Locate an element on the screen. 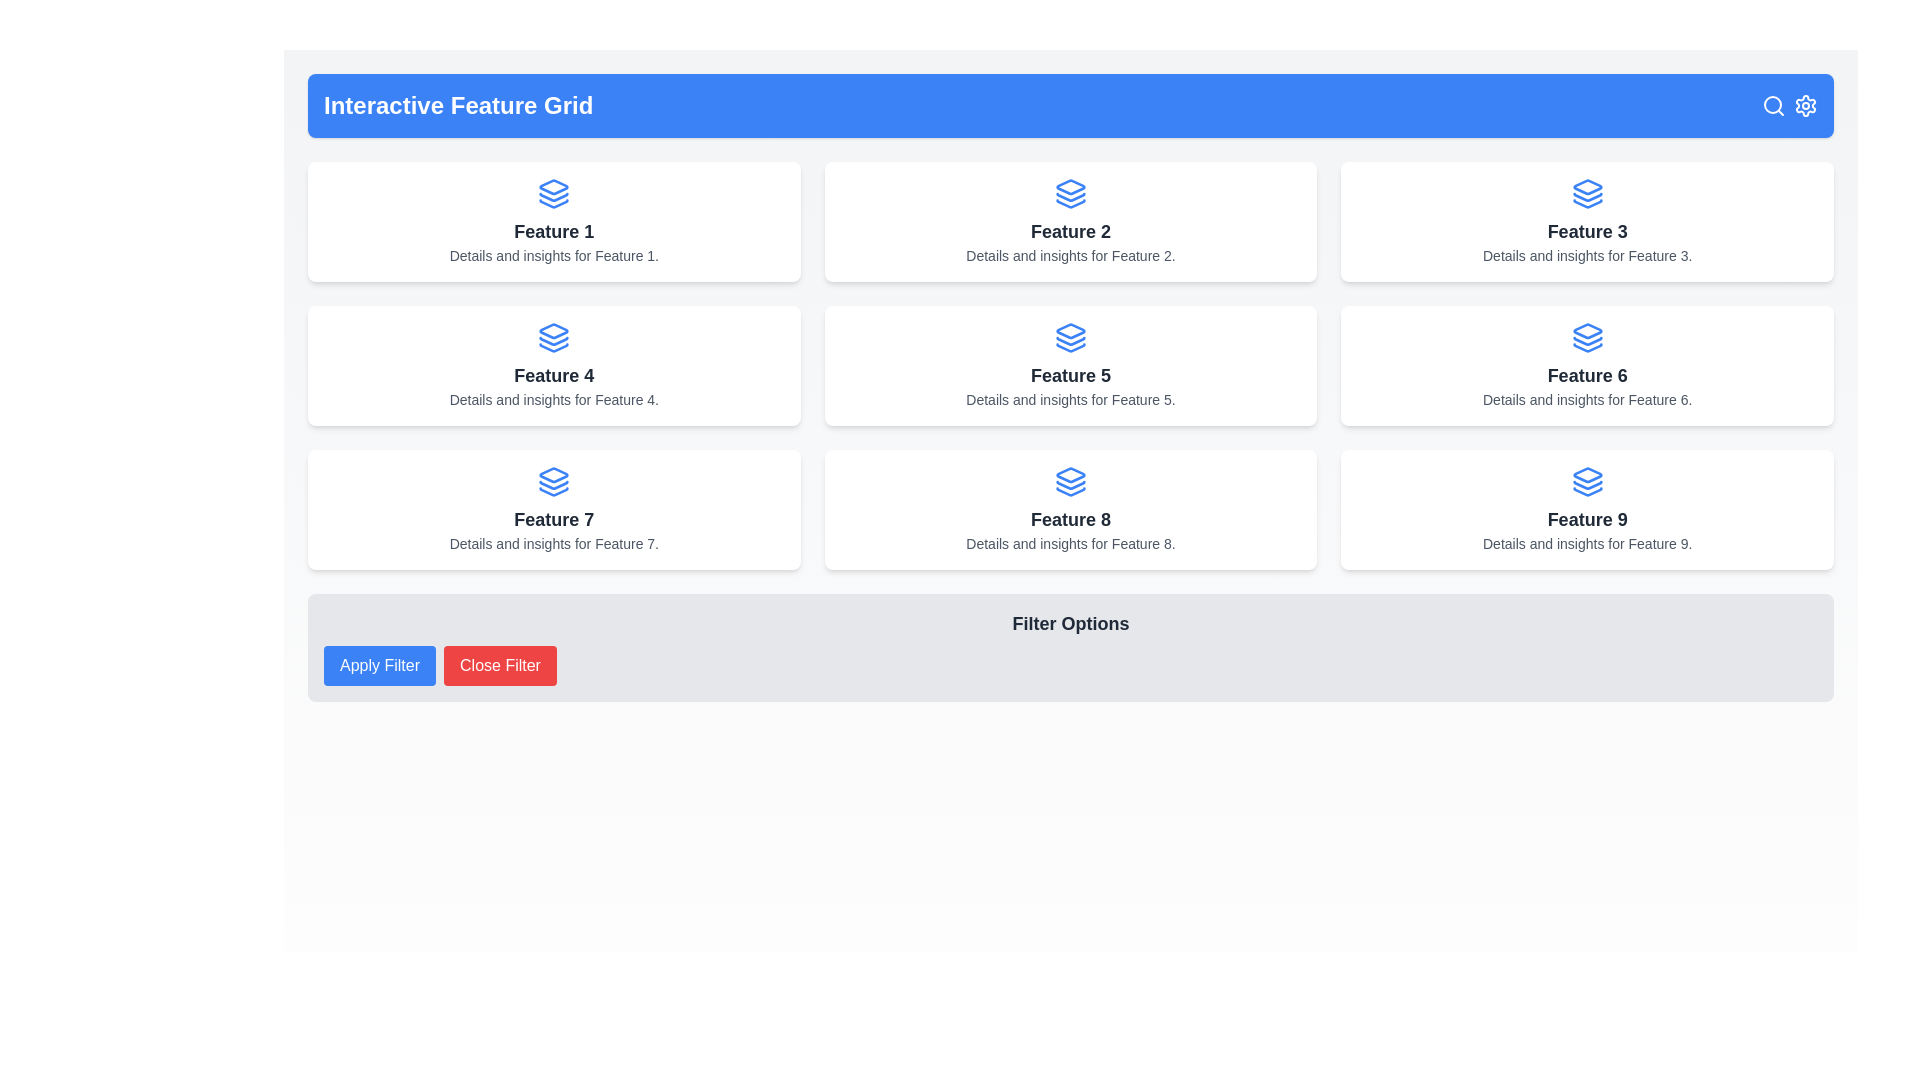 The image size is (1920, 1080). the 'Feature 8' card located in the third row, second column of the grid for keyboard navigation is located at coordinates (1069, 508).